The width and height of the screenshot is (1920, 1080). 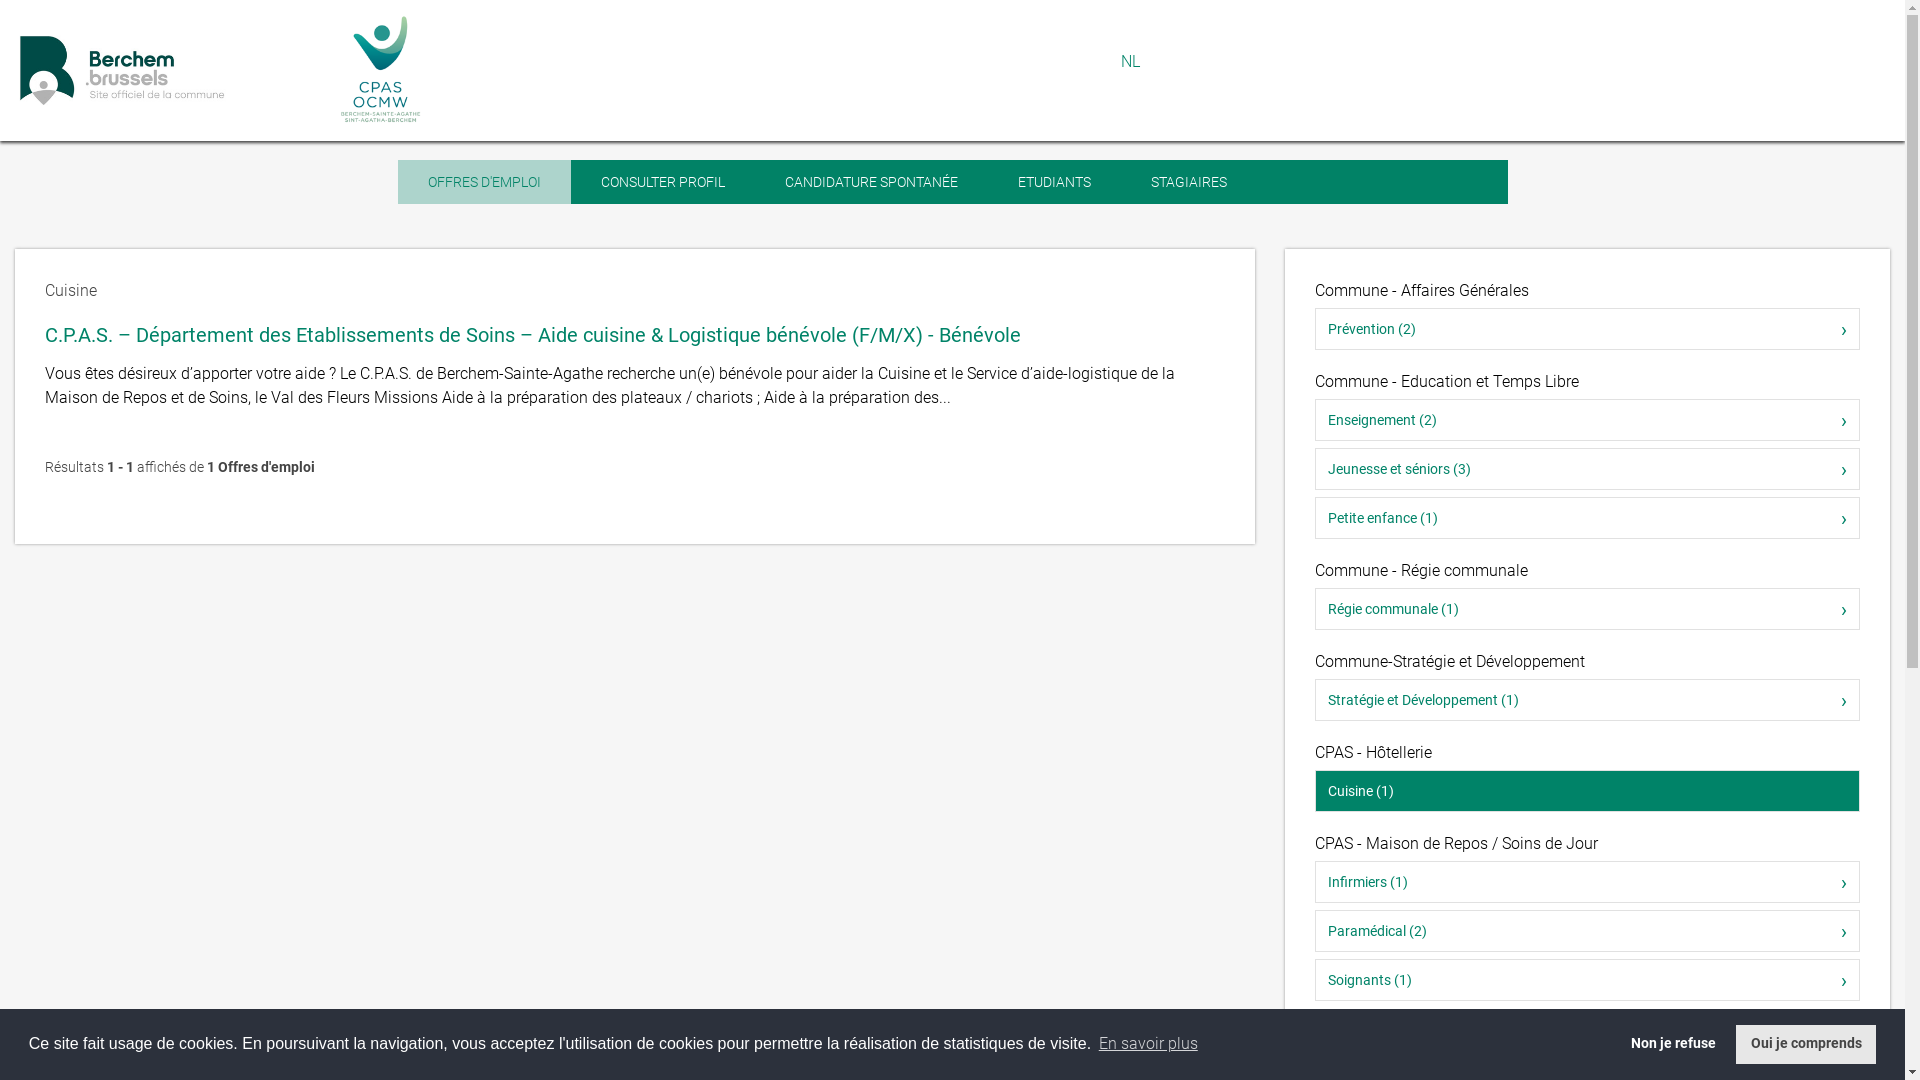 What do you see at coordinates (259, 466) in the screenshot?
I see `'1 Offres d'emploi'` at bounding box center [259, 466].